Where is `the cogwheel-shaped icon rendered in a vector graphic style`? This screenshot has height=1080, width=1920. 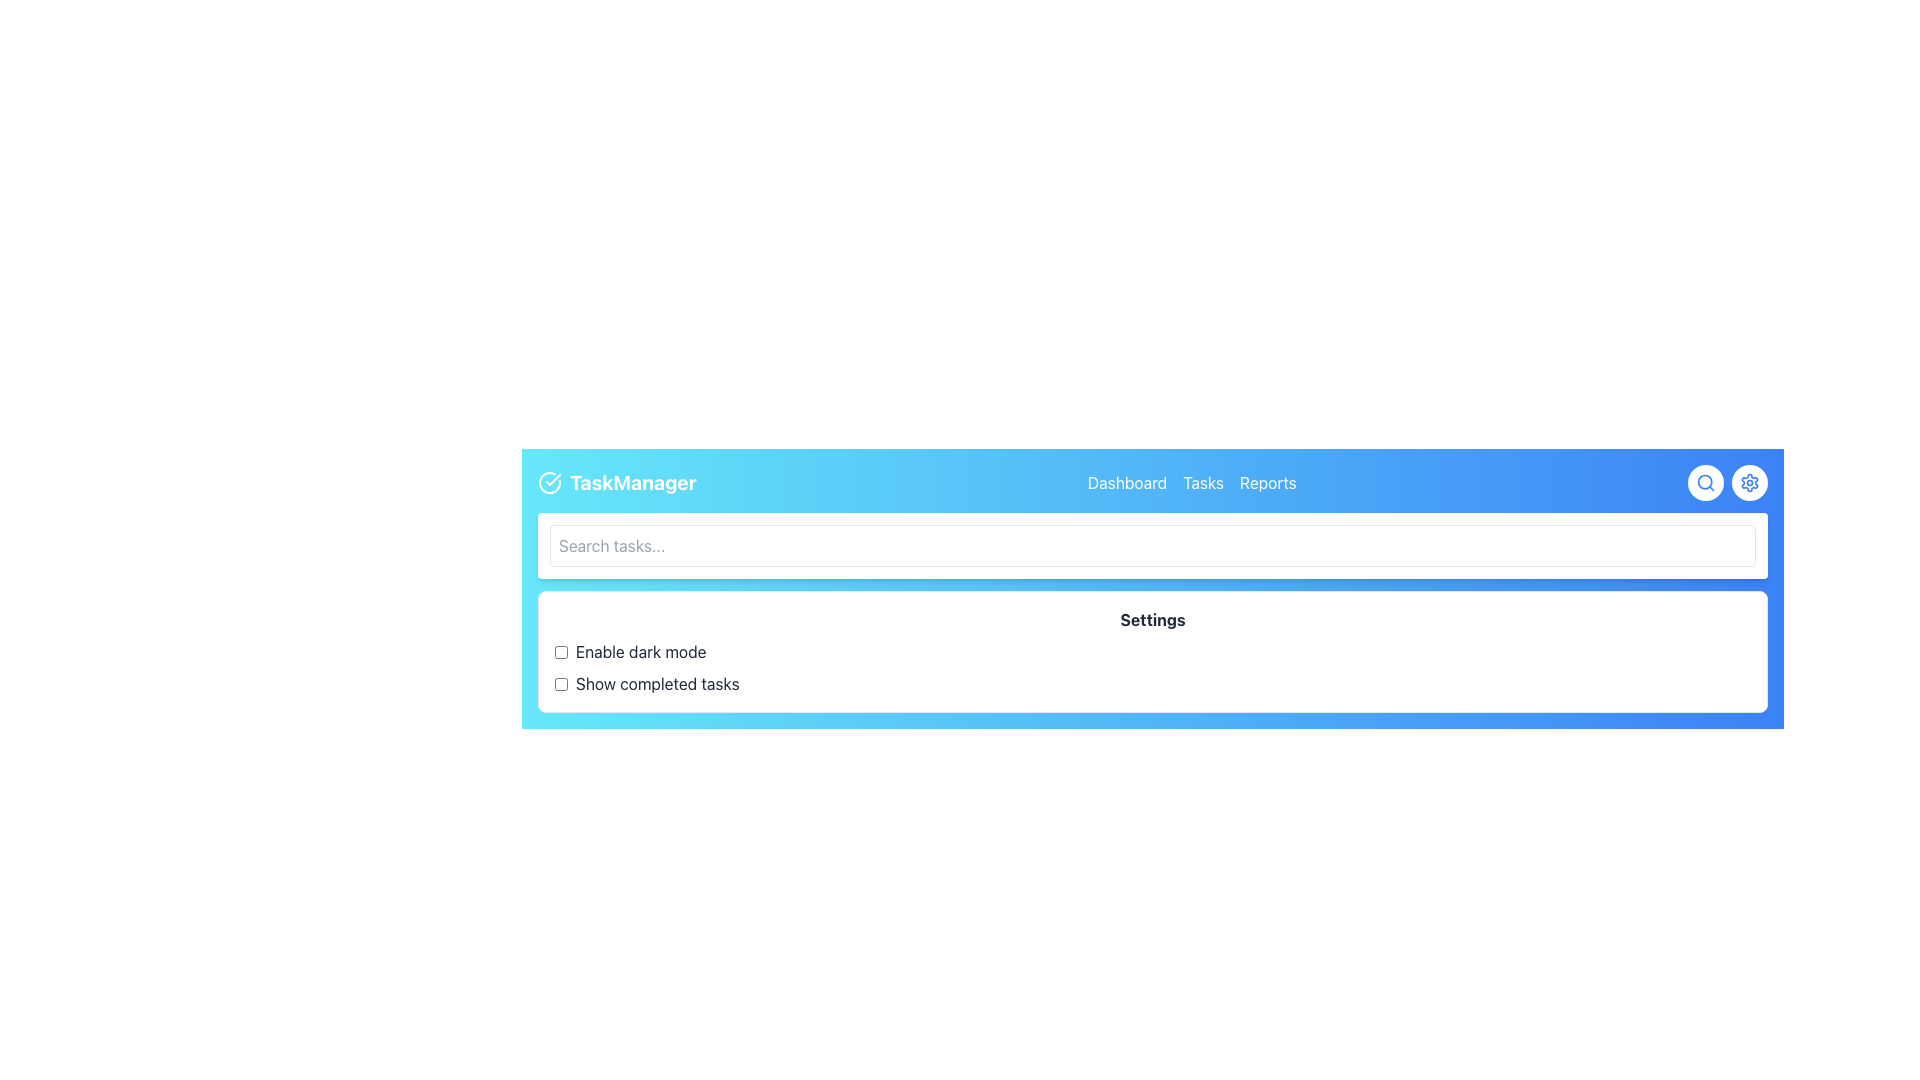
the cogwheel-shaped icon rendered in a vector graphic style is located at coordinates (1748, 482).